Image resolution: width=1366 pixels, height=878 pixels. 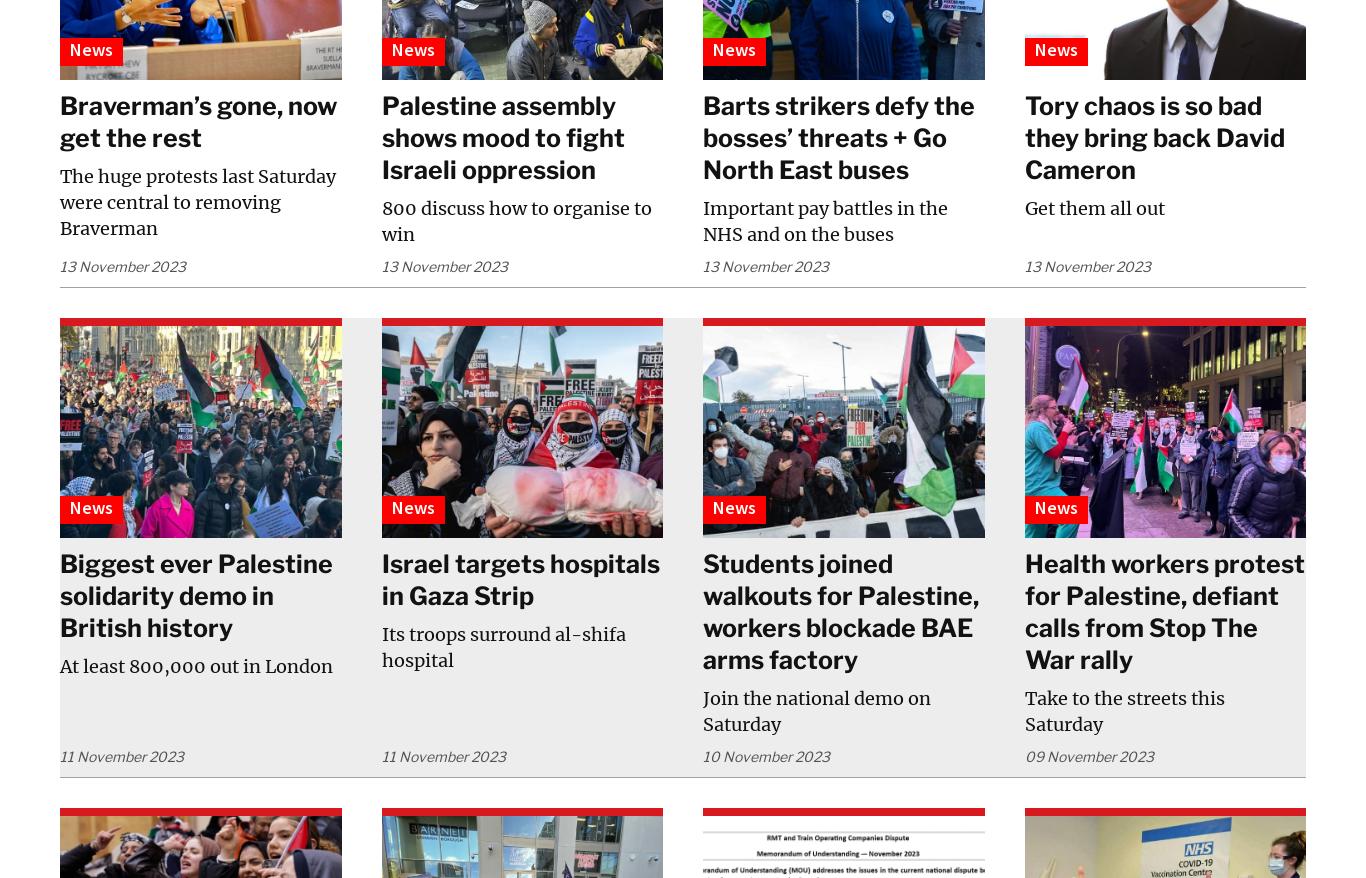 I want to click on 'Braverman’s gone, now get the rest', so click(x=197, y=121).